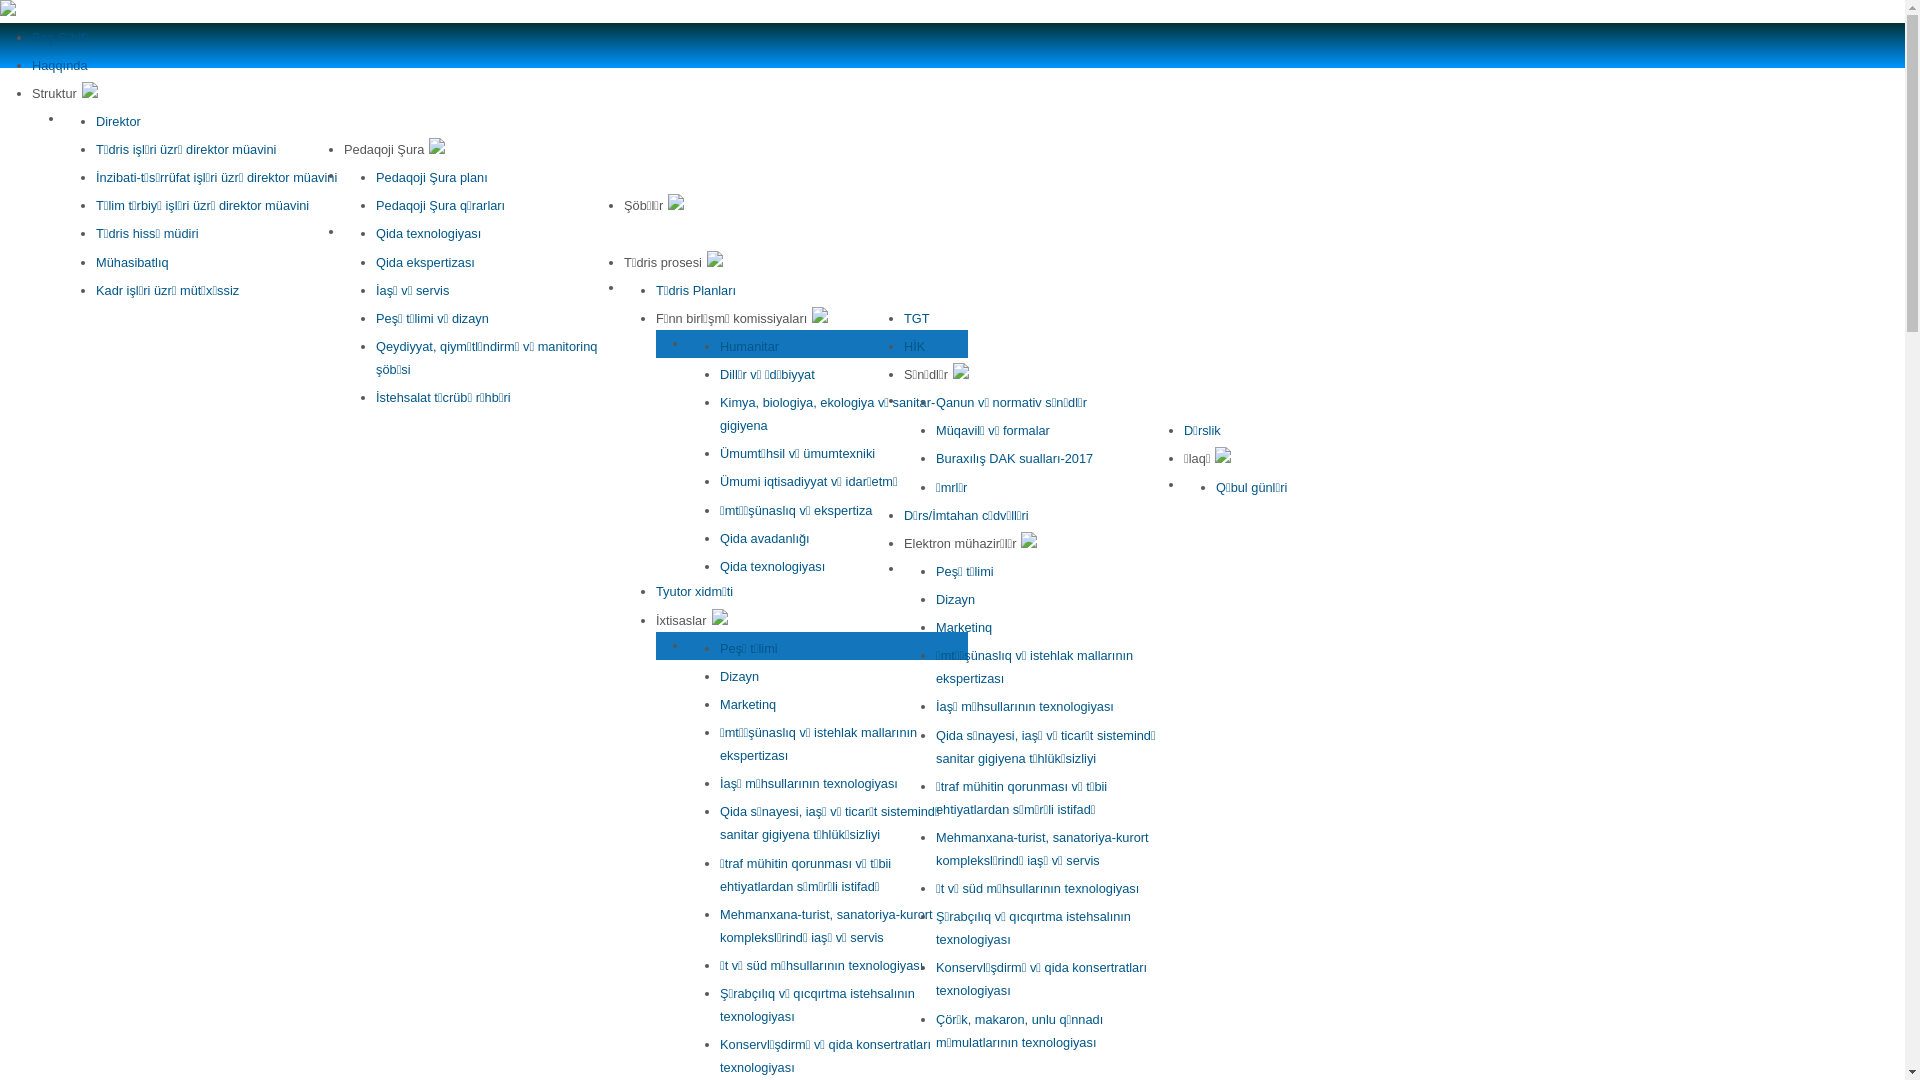  What do you see at coordinates (935, 598) in the screenshot?
I see `'Dizayn'` at bounding box center [935, 598].